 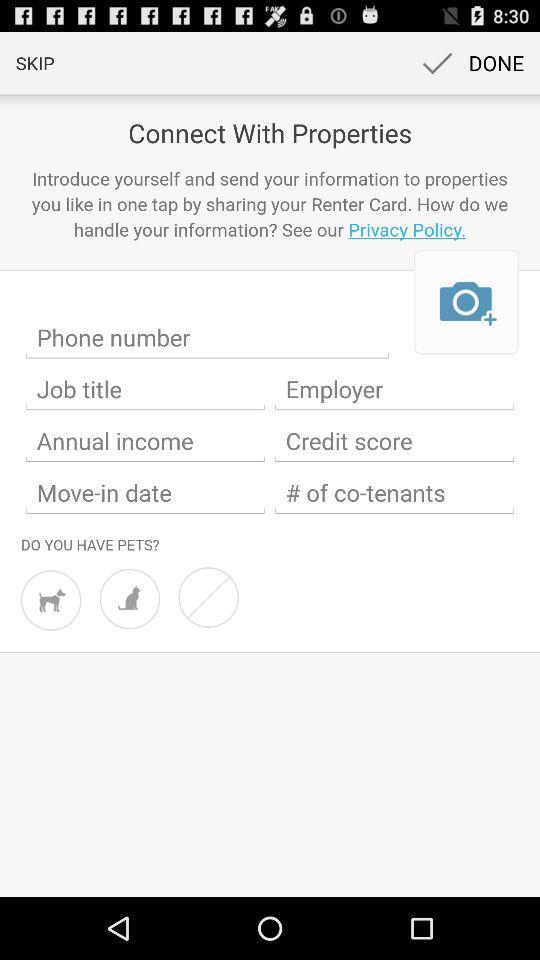 I want to click on cats, so click(x=129, y=599).